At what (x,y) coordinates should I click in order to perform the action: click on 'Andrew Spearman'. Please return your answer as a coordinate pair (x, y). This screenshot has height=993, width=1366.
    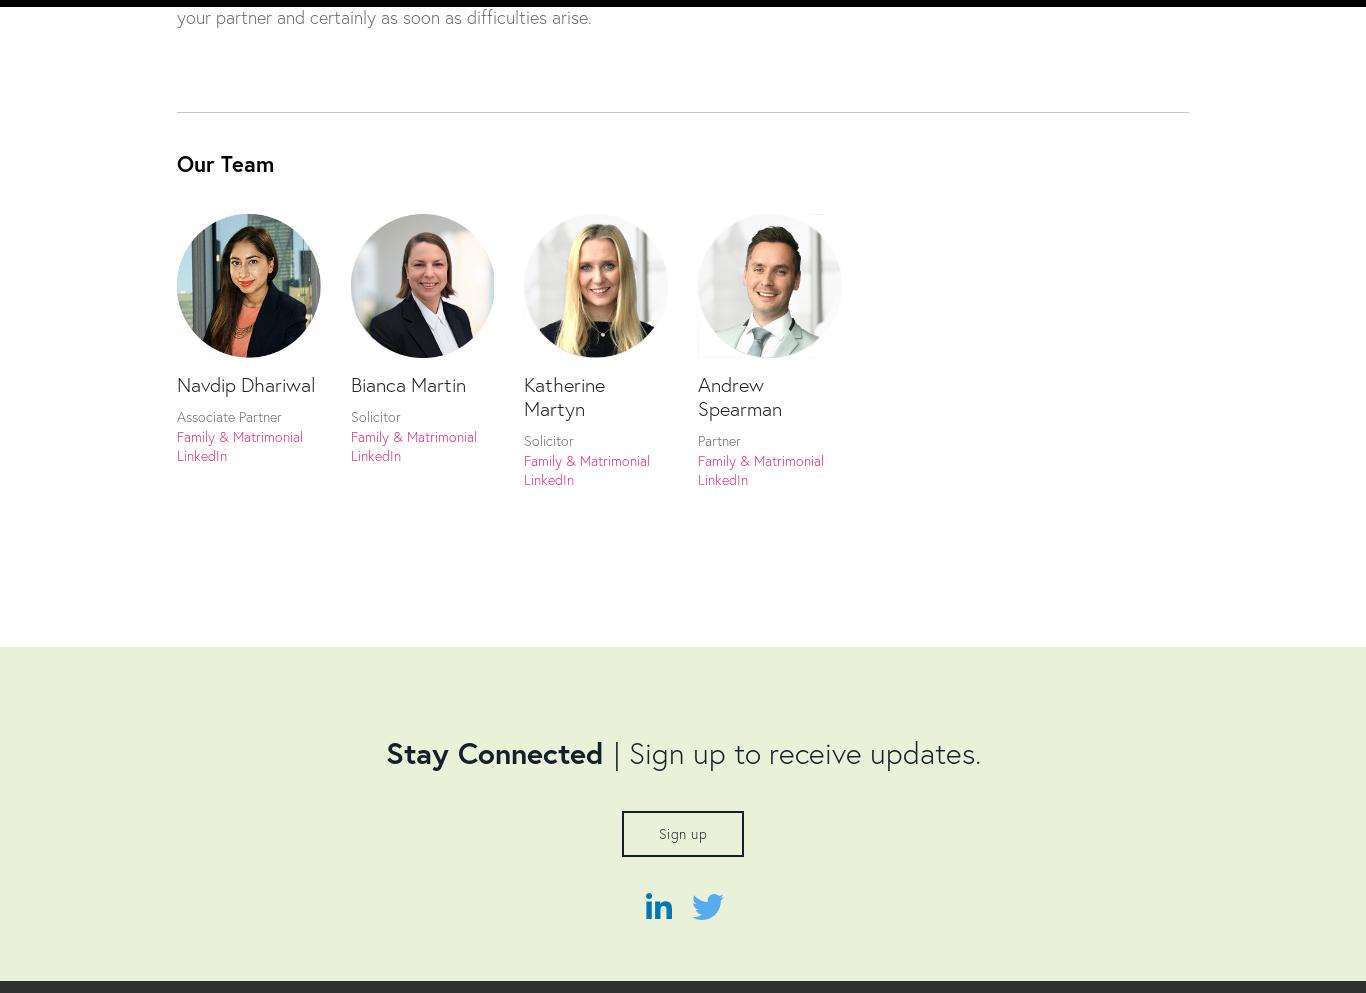
    Looking at the image, I should click on (739, 394).